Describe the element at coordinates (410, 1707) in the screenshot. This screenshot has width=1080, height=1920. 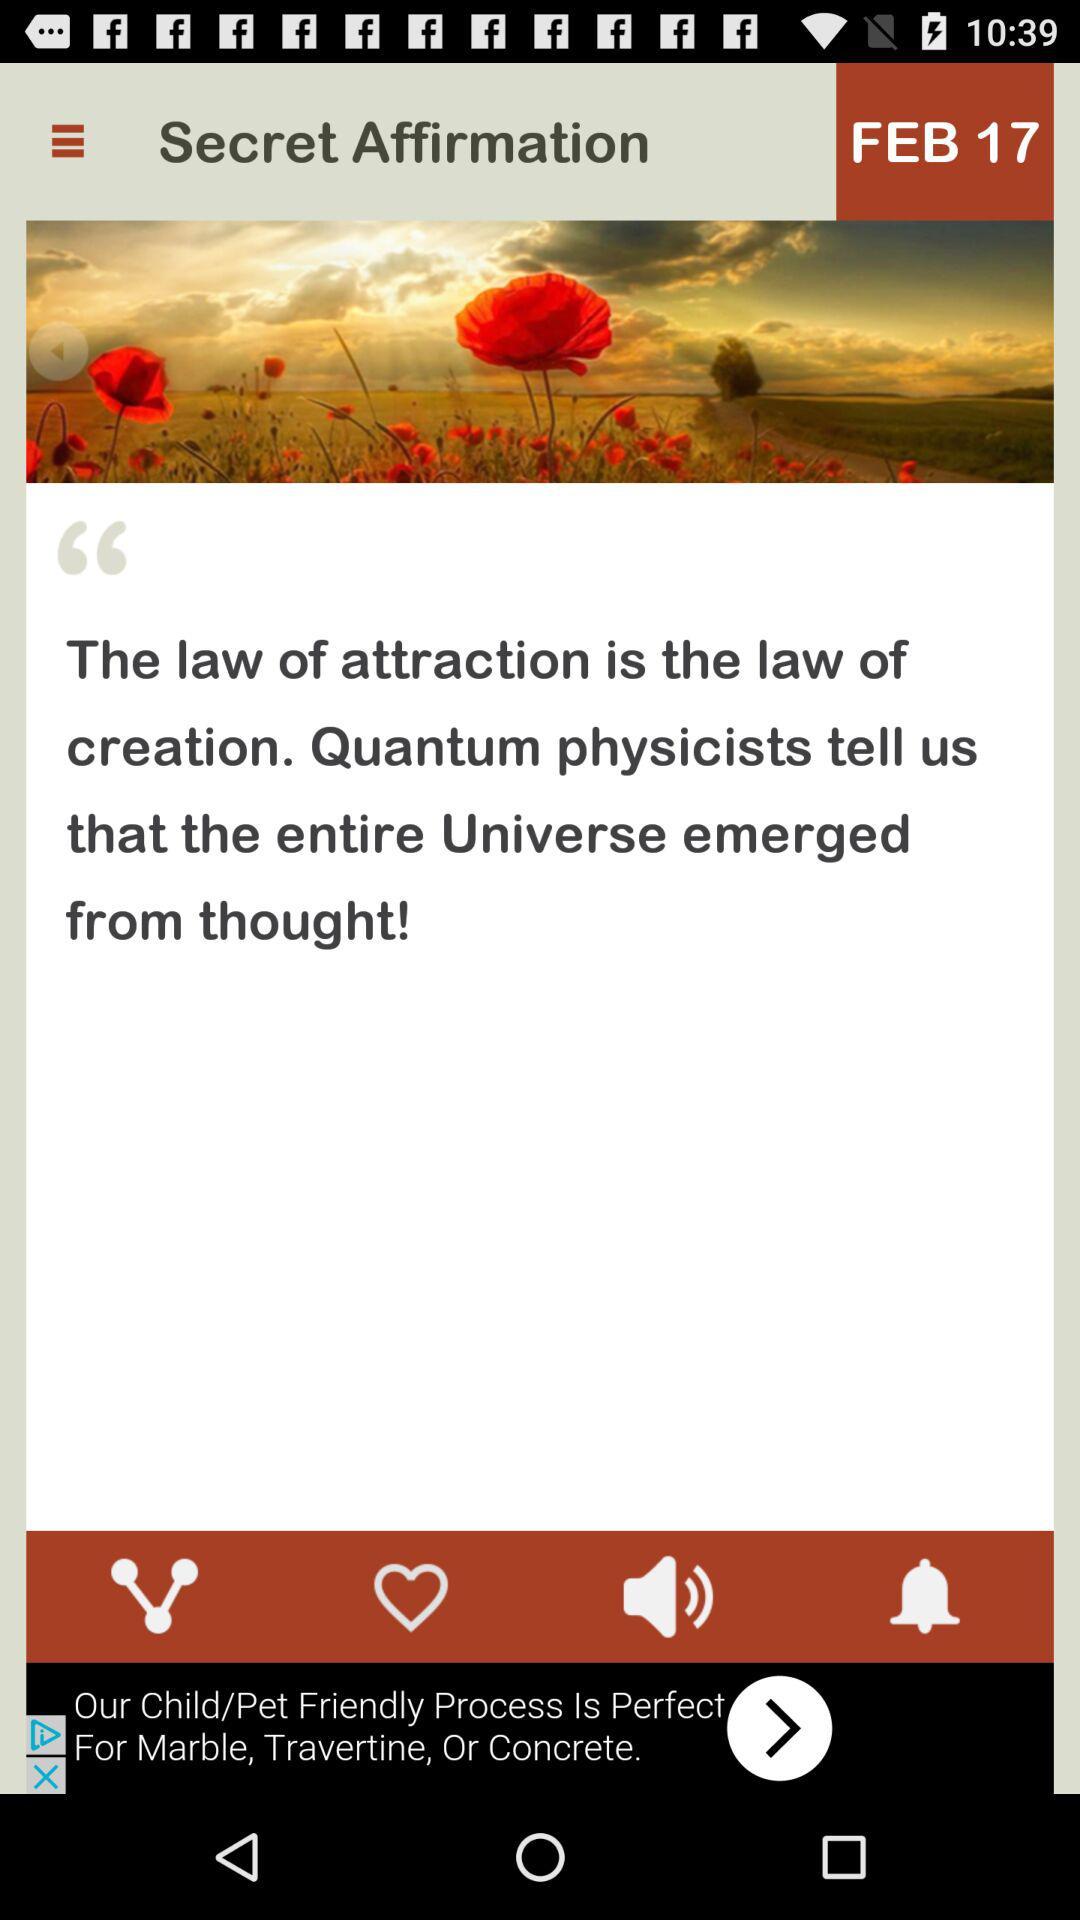
I see `the favorite icon` at that location.